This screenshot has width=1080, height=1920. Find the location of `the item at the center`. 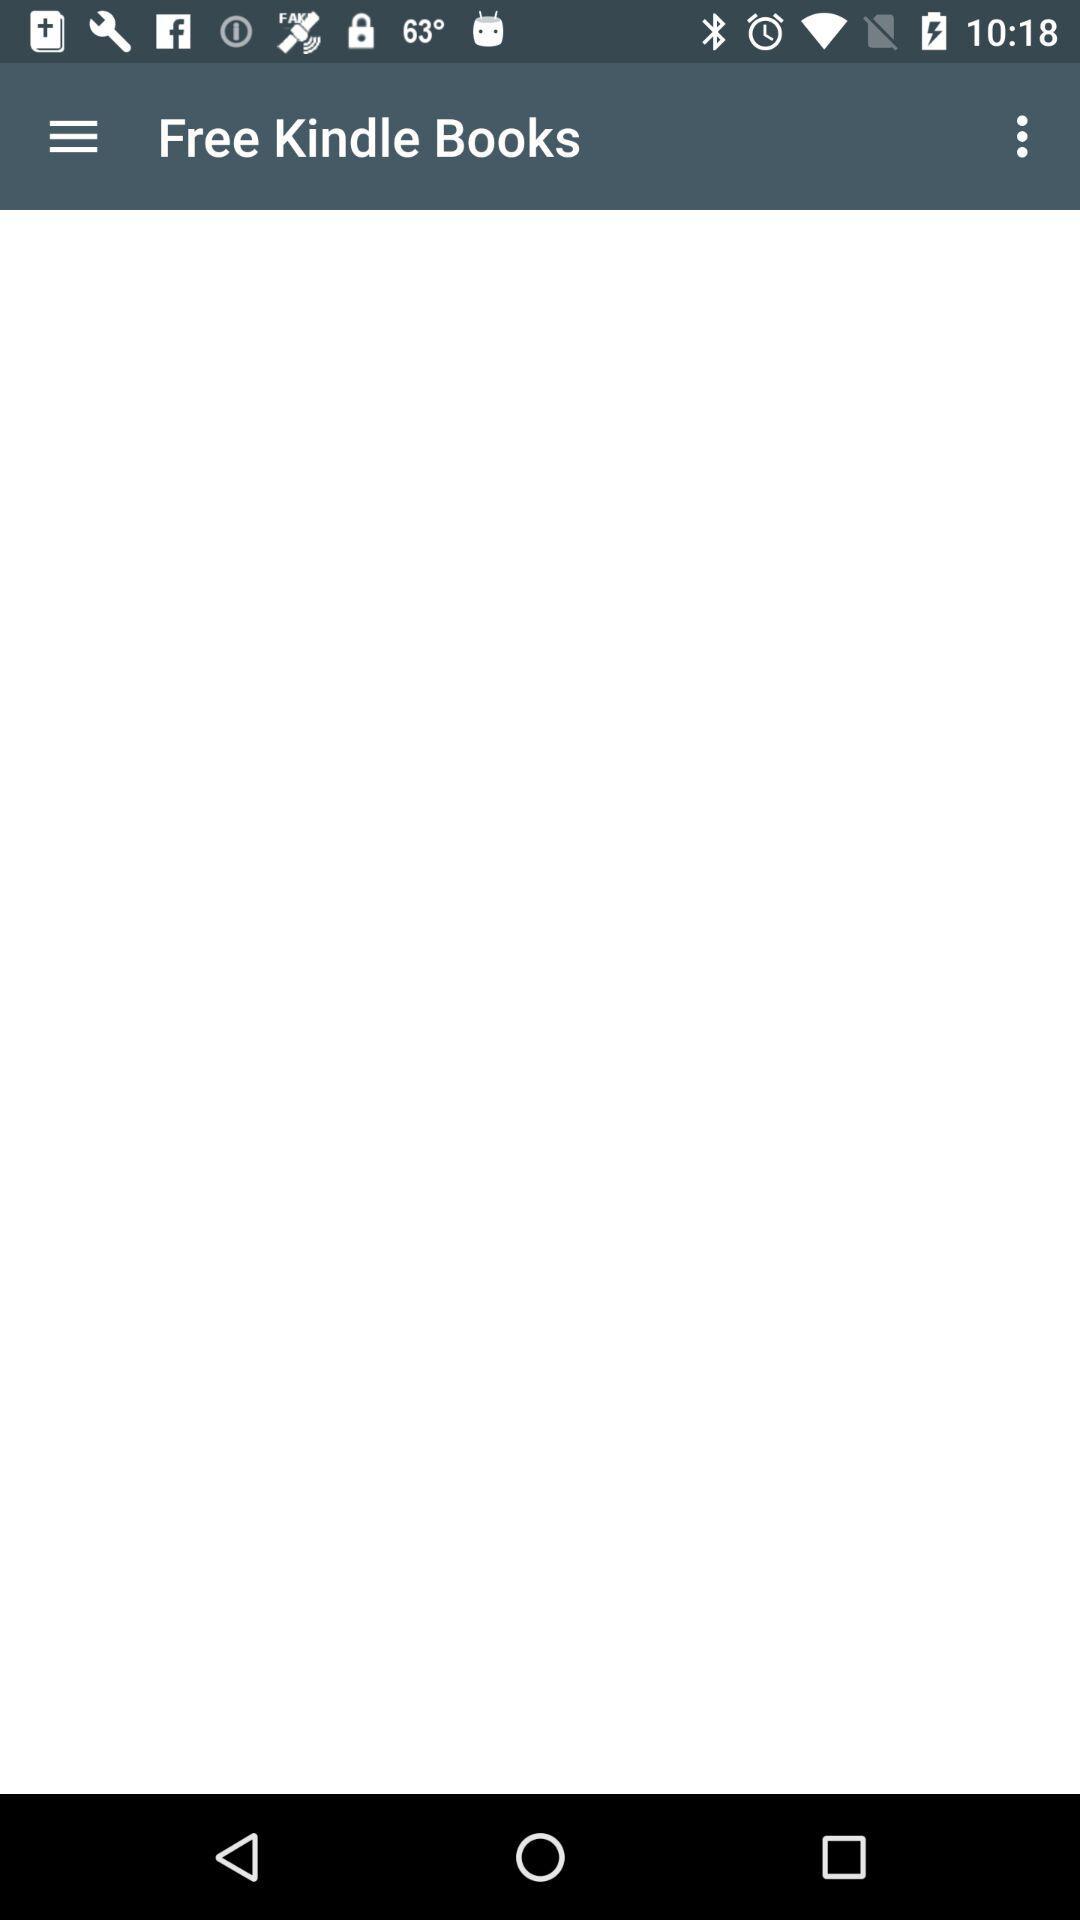

the item at the center is located at coordinates (540, 1002).